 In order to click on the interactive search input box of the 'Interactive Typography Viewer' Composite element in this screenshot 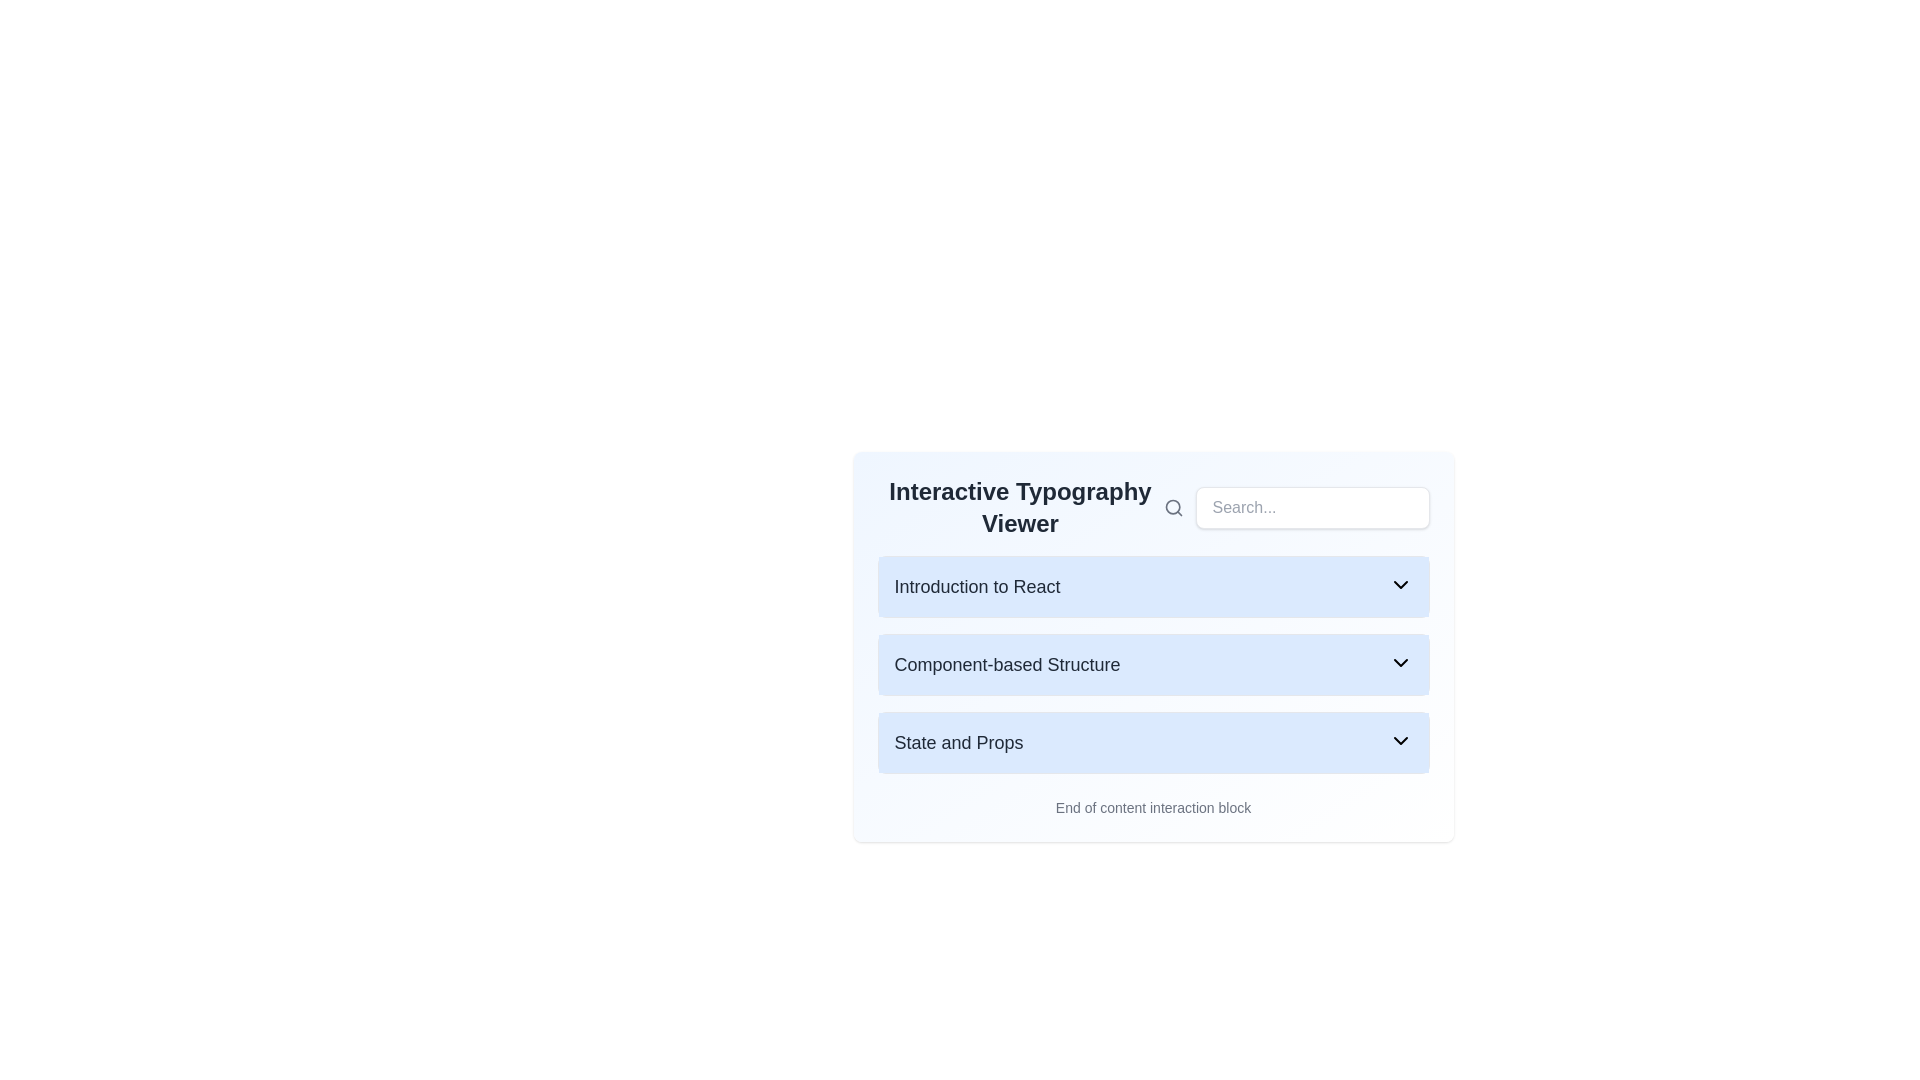, I will do `click(1153, 507)`.